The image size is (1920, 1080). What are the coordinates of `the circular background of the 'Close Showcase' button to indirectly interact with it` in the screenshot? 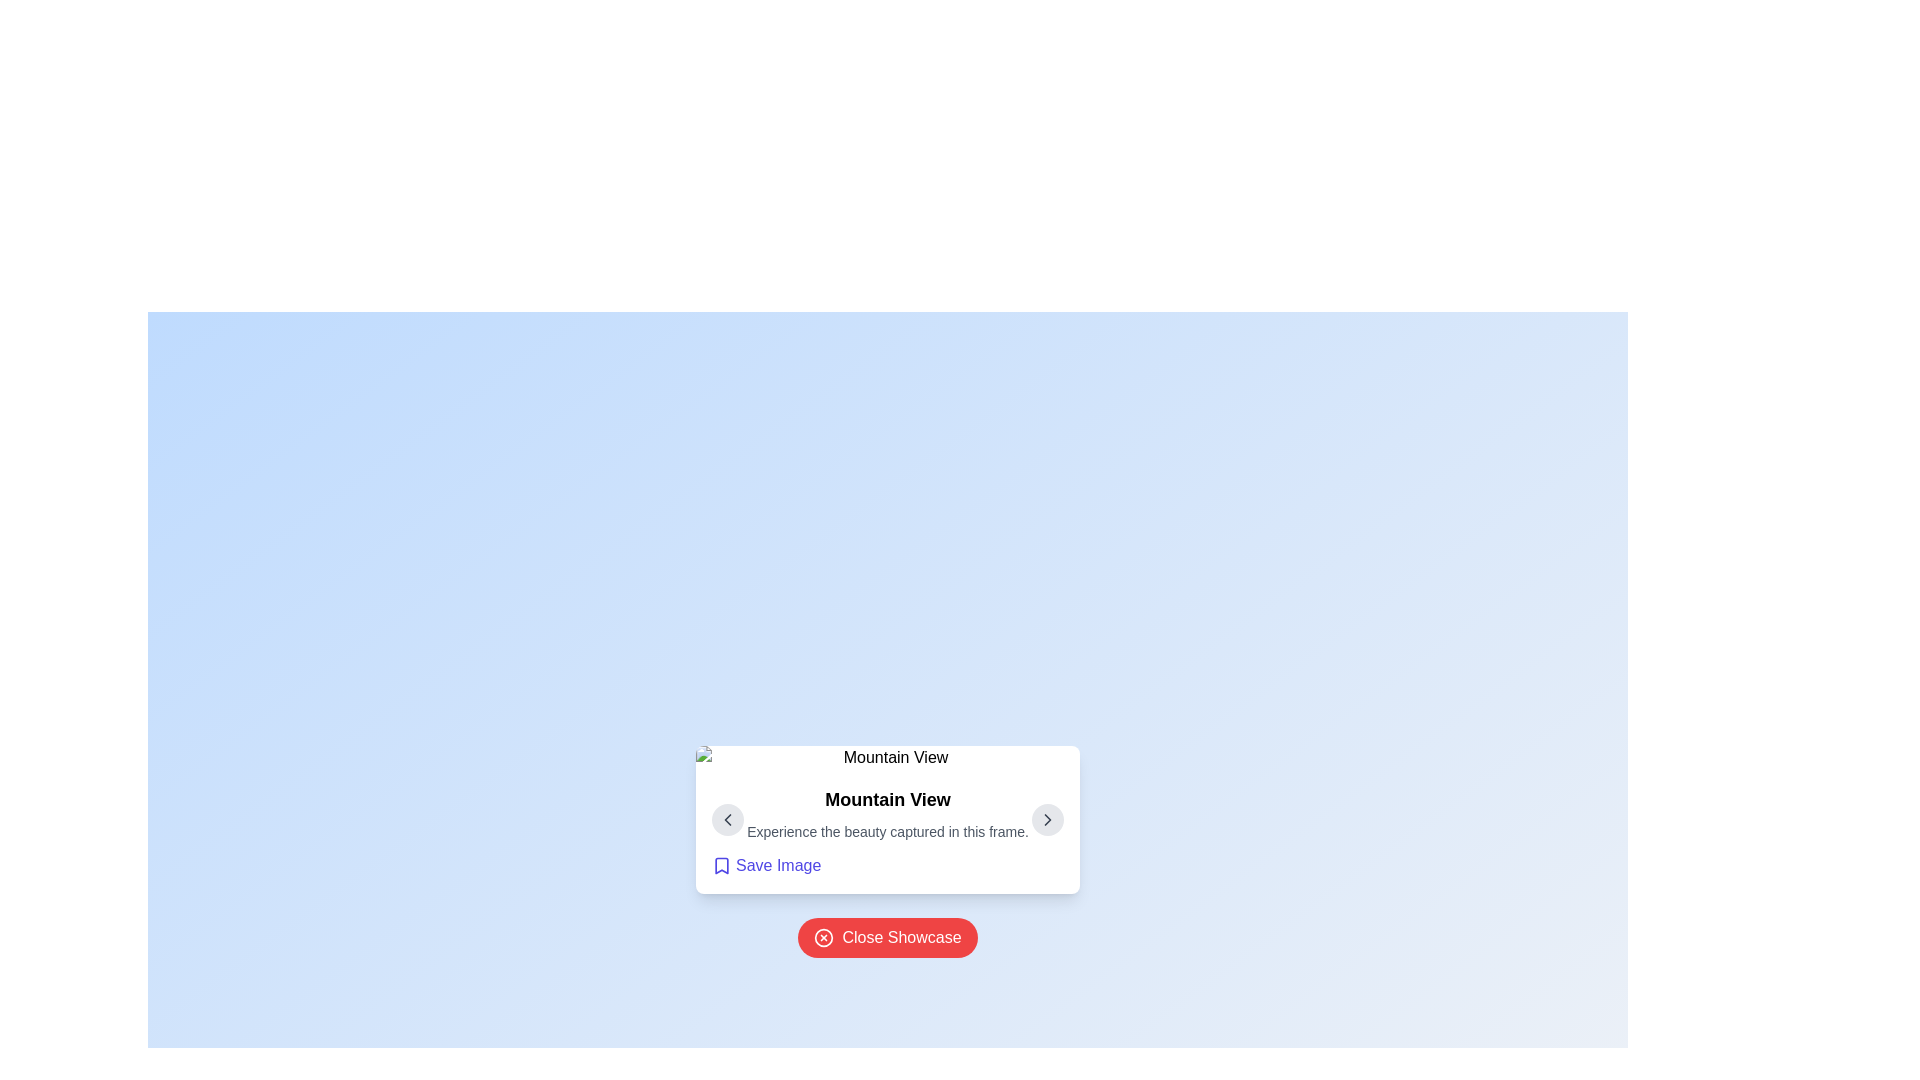 It's located at (824, 937).